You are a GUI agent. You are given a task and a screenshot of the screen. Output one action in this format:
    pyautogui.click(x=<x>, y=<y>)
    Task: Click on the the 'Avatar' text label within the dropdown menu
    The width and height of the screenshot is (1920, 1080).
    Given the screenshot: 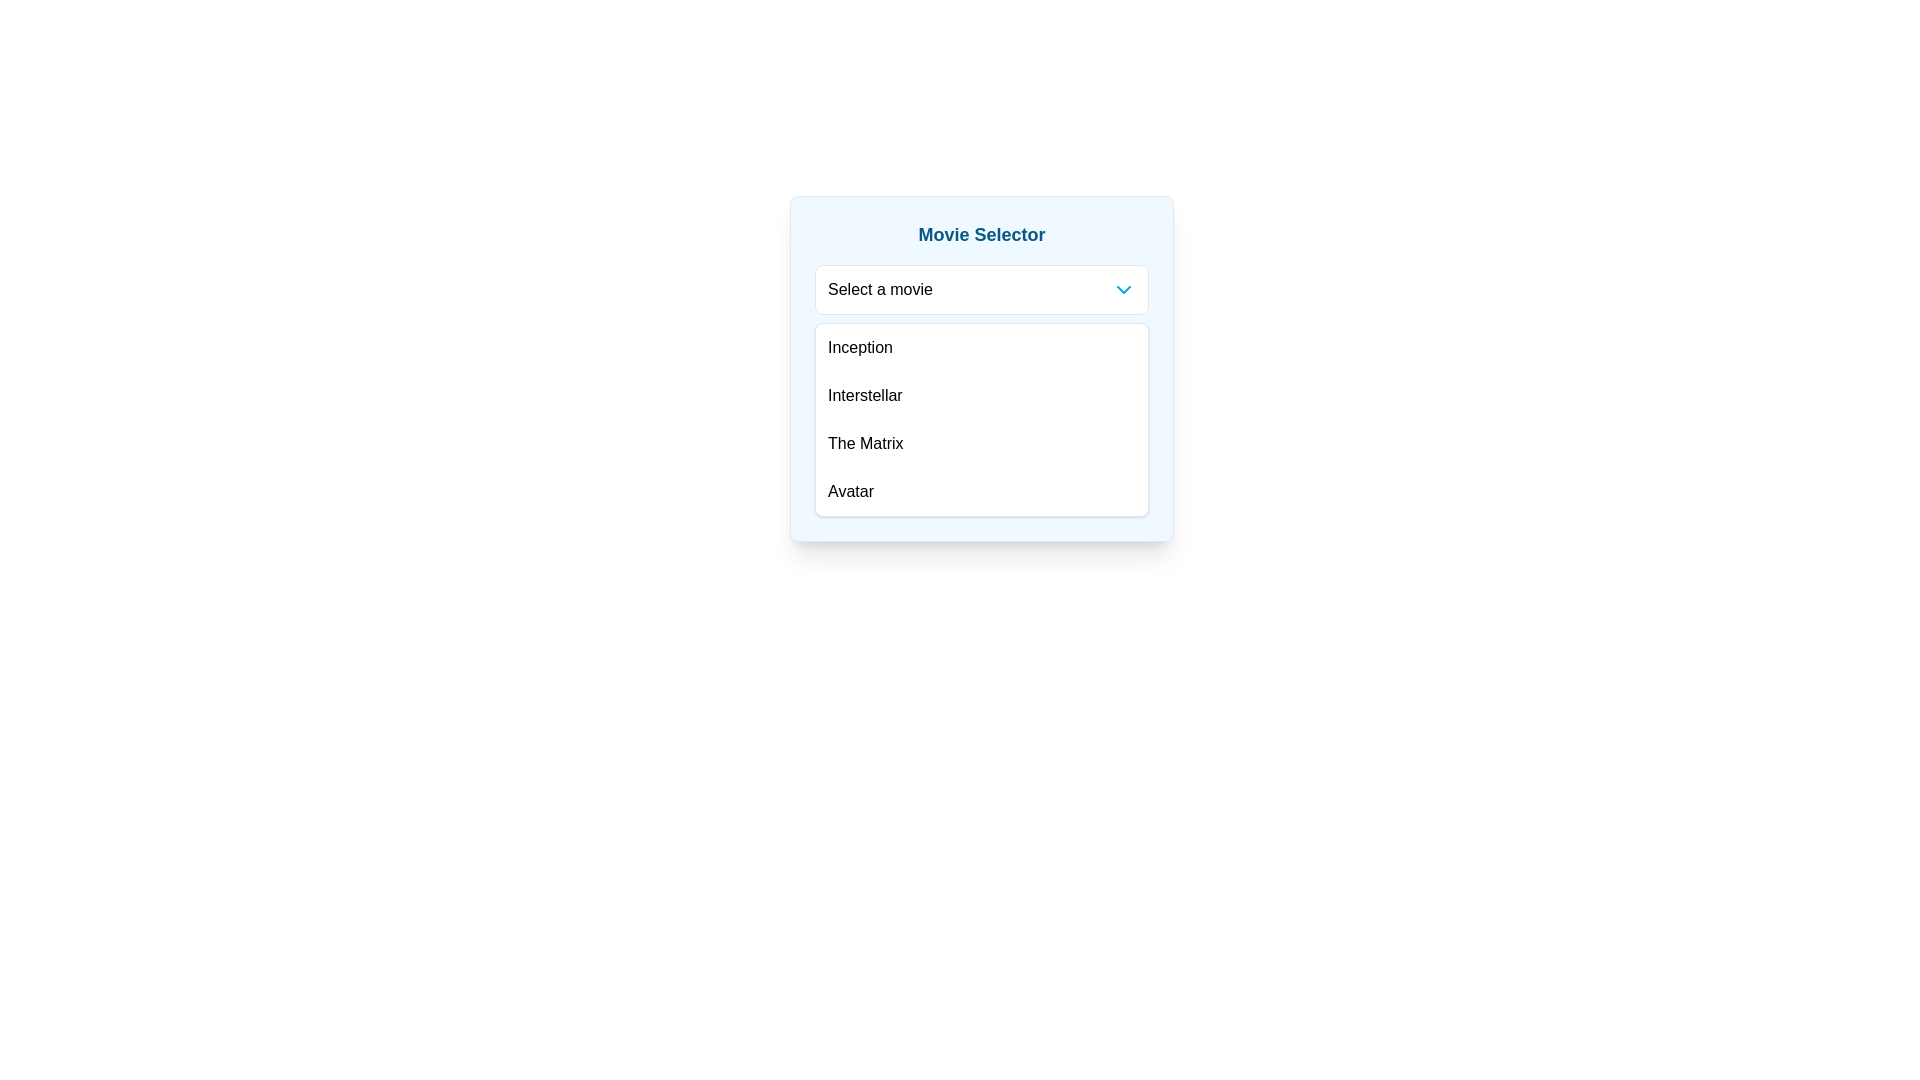 What is the action you would take?
    pyautogui.click(x=850, y=492)
    